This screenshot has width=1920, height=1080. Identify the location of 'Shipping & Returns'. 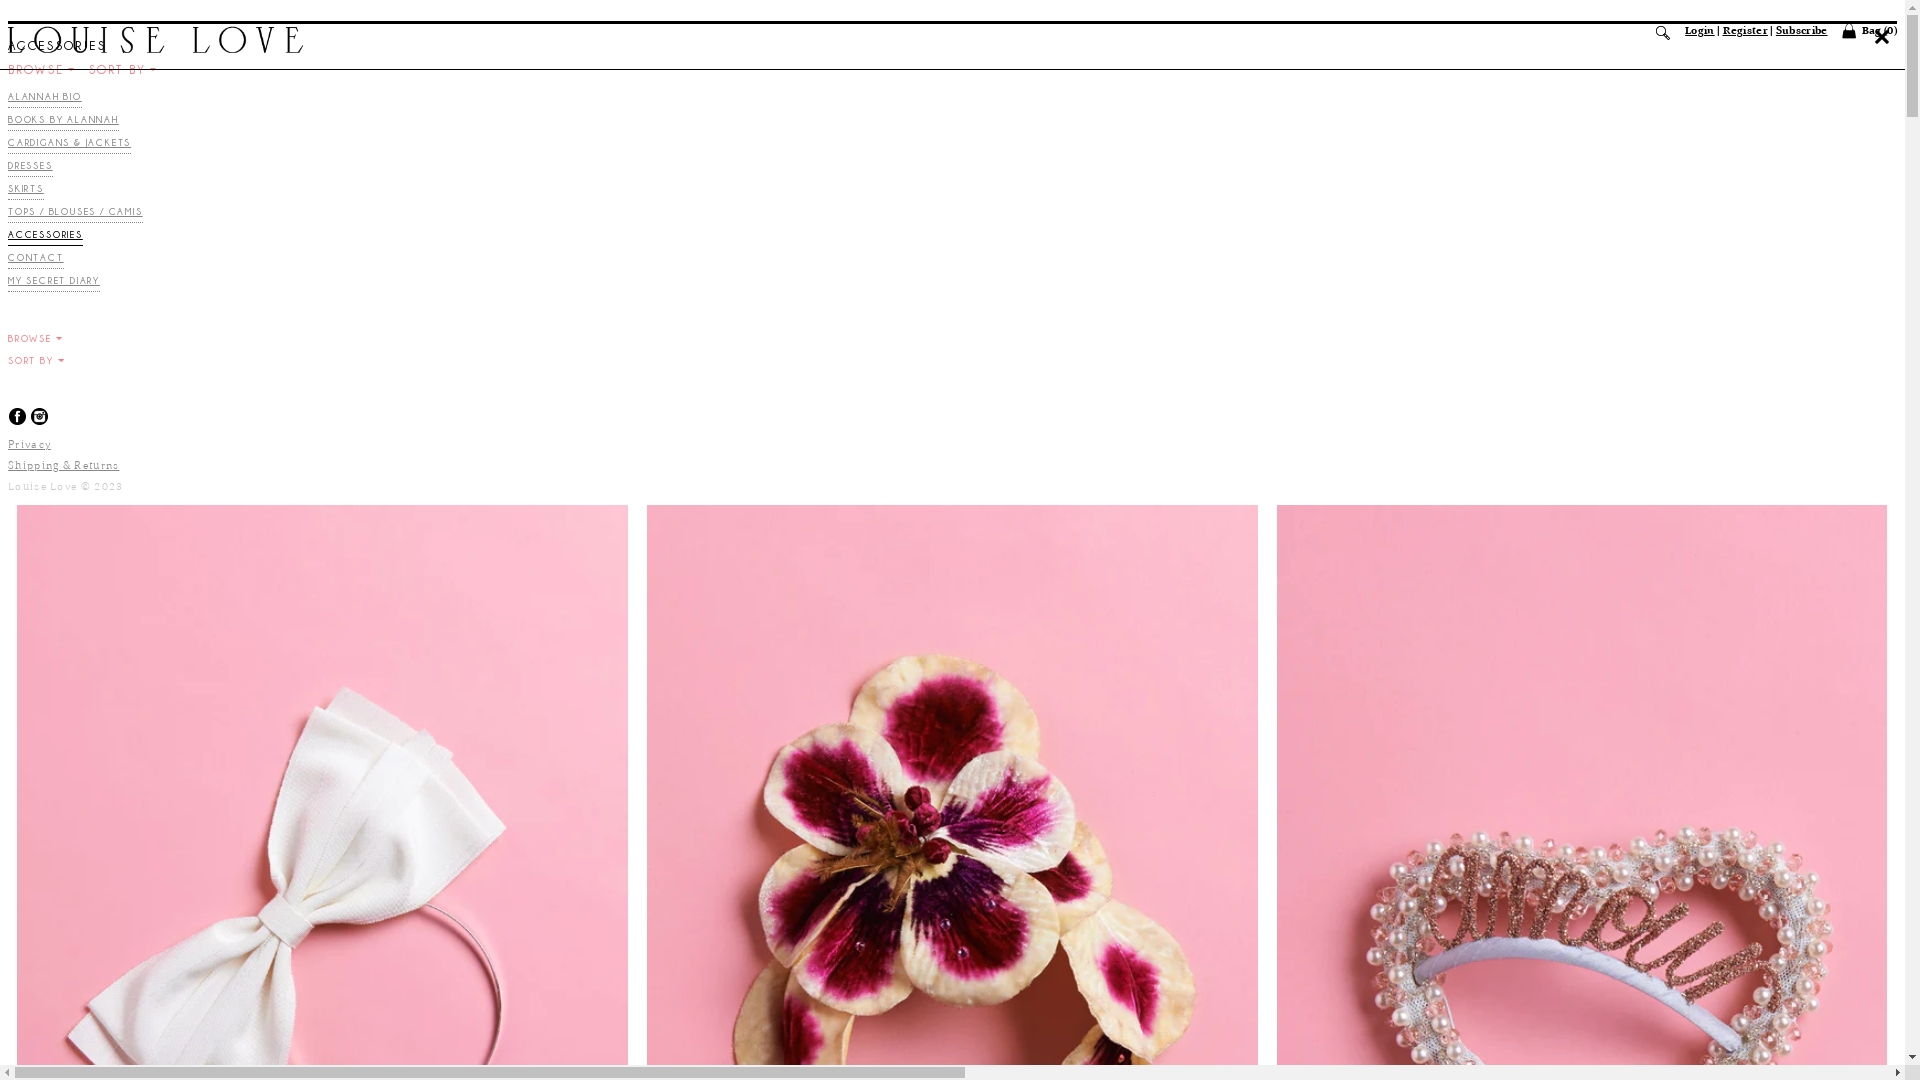
(63, 466).